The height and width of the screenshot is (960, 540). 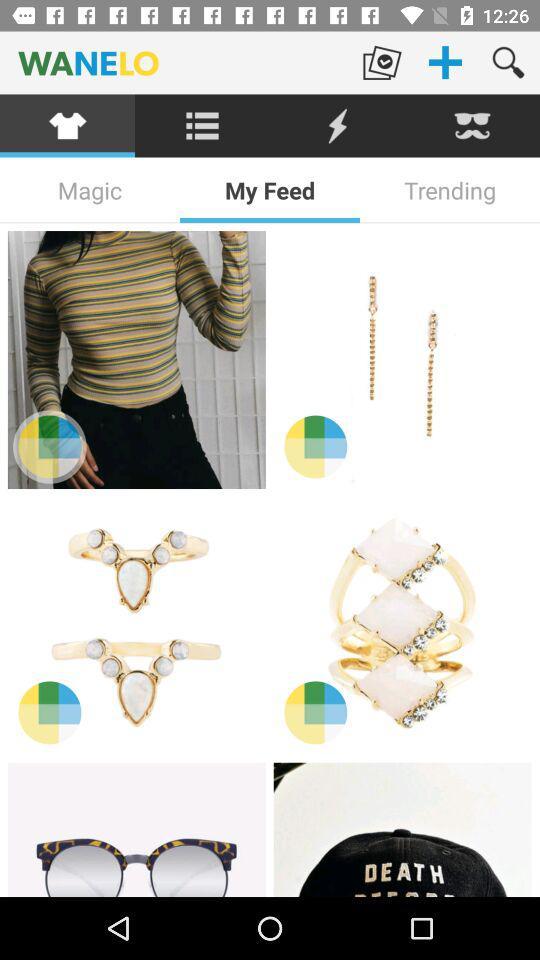 What do you see at coordinates (175, 62) in the screenshot?
I see `wanelo item` at bounding box center [175, 62].